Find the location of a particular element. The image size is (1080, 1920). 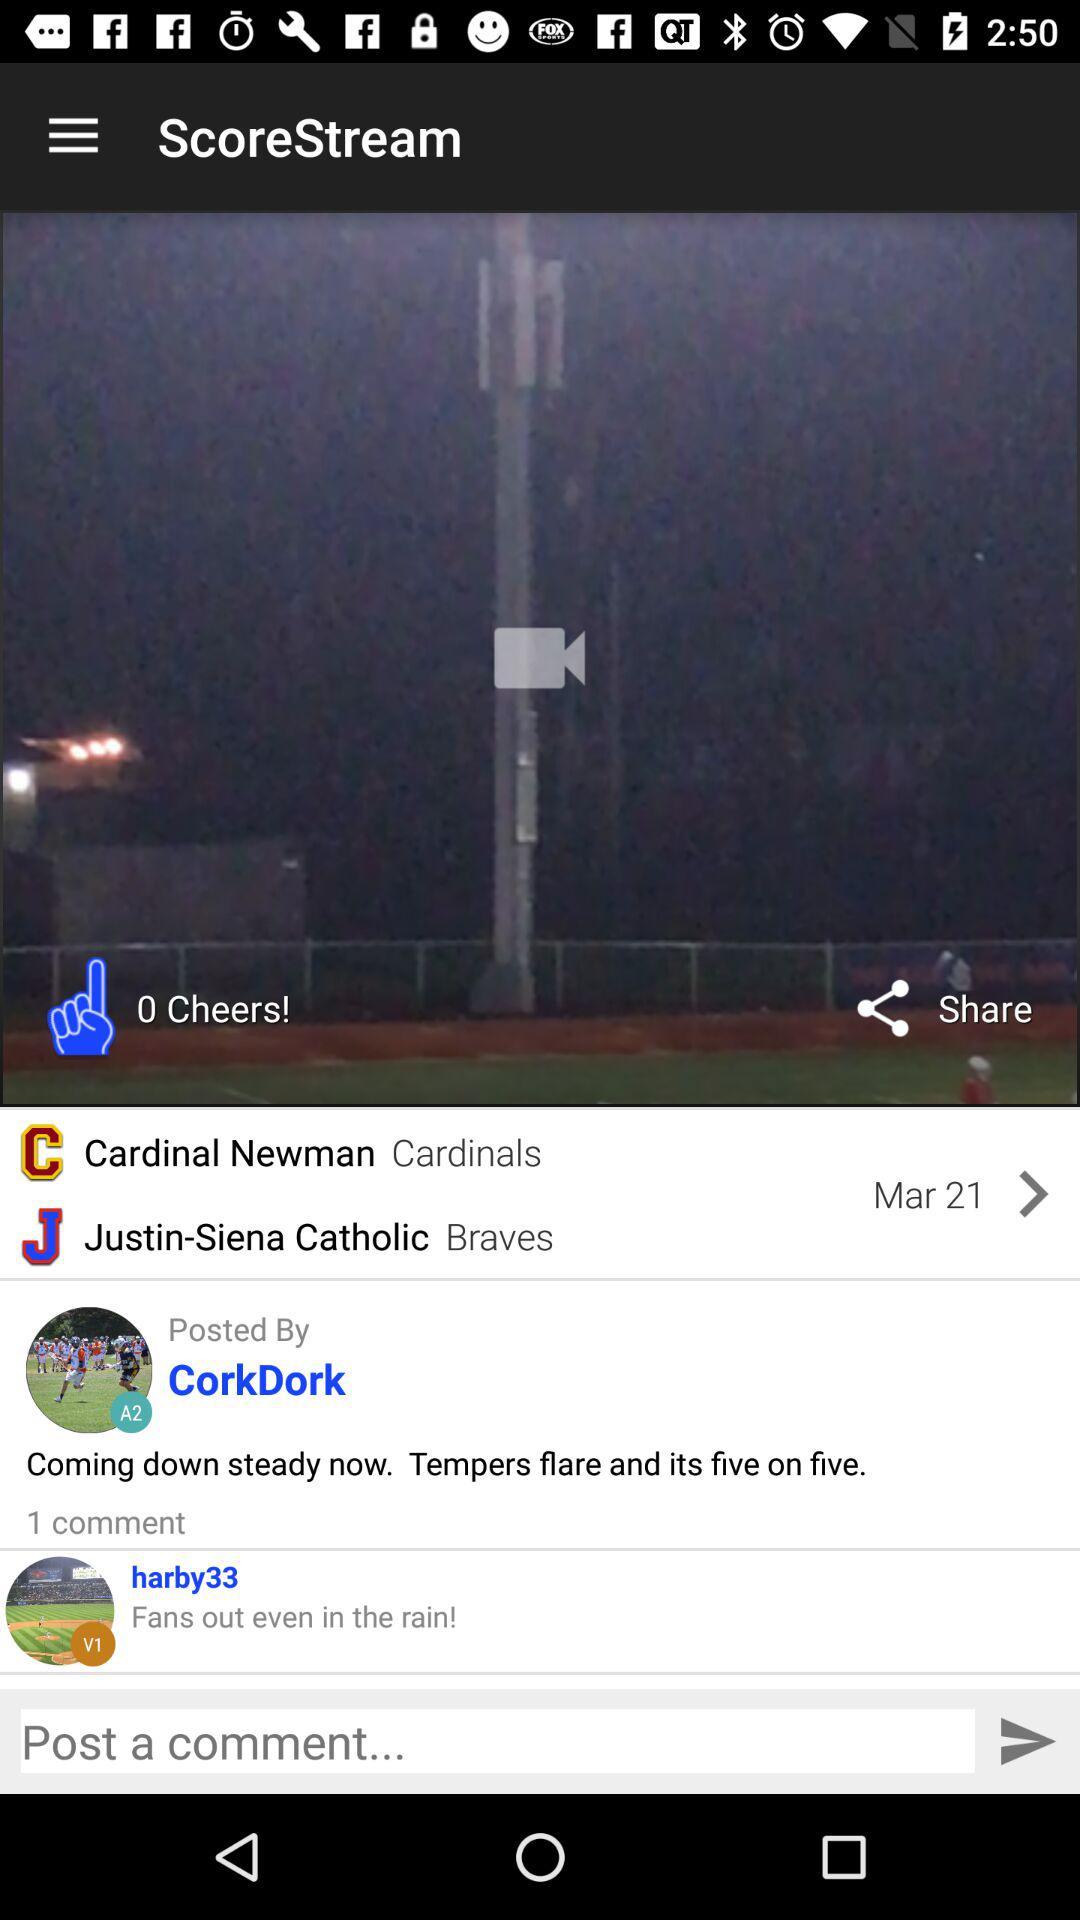

the icon above 1 comment is located at coordinates (445, 1462).